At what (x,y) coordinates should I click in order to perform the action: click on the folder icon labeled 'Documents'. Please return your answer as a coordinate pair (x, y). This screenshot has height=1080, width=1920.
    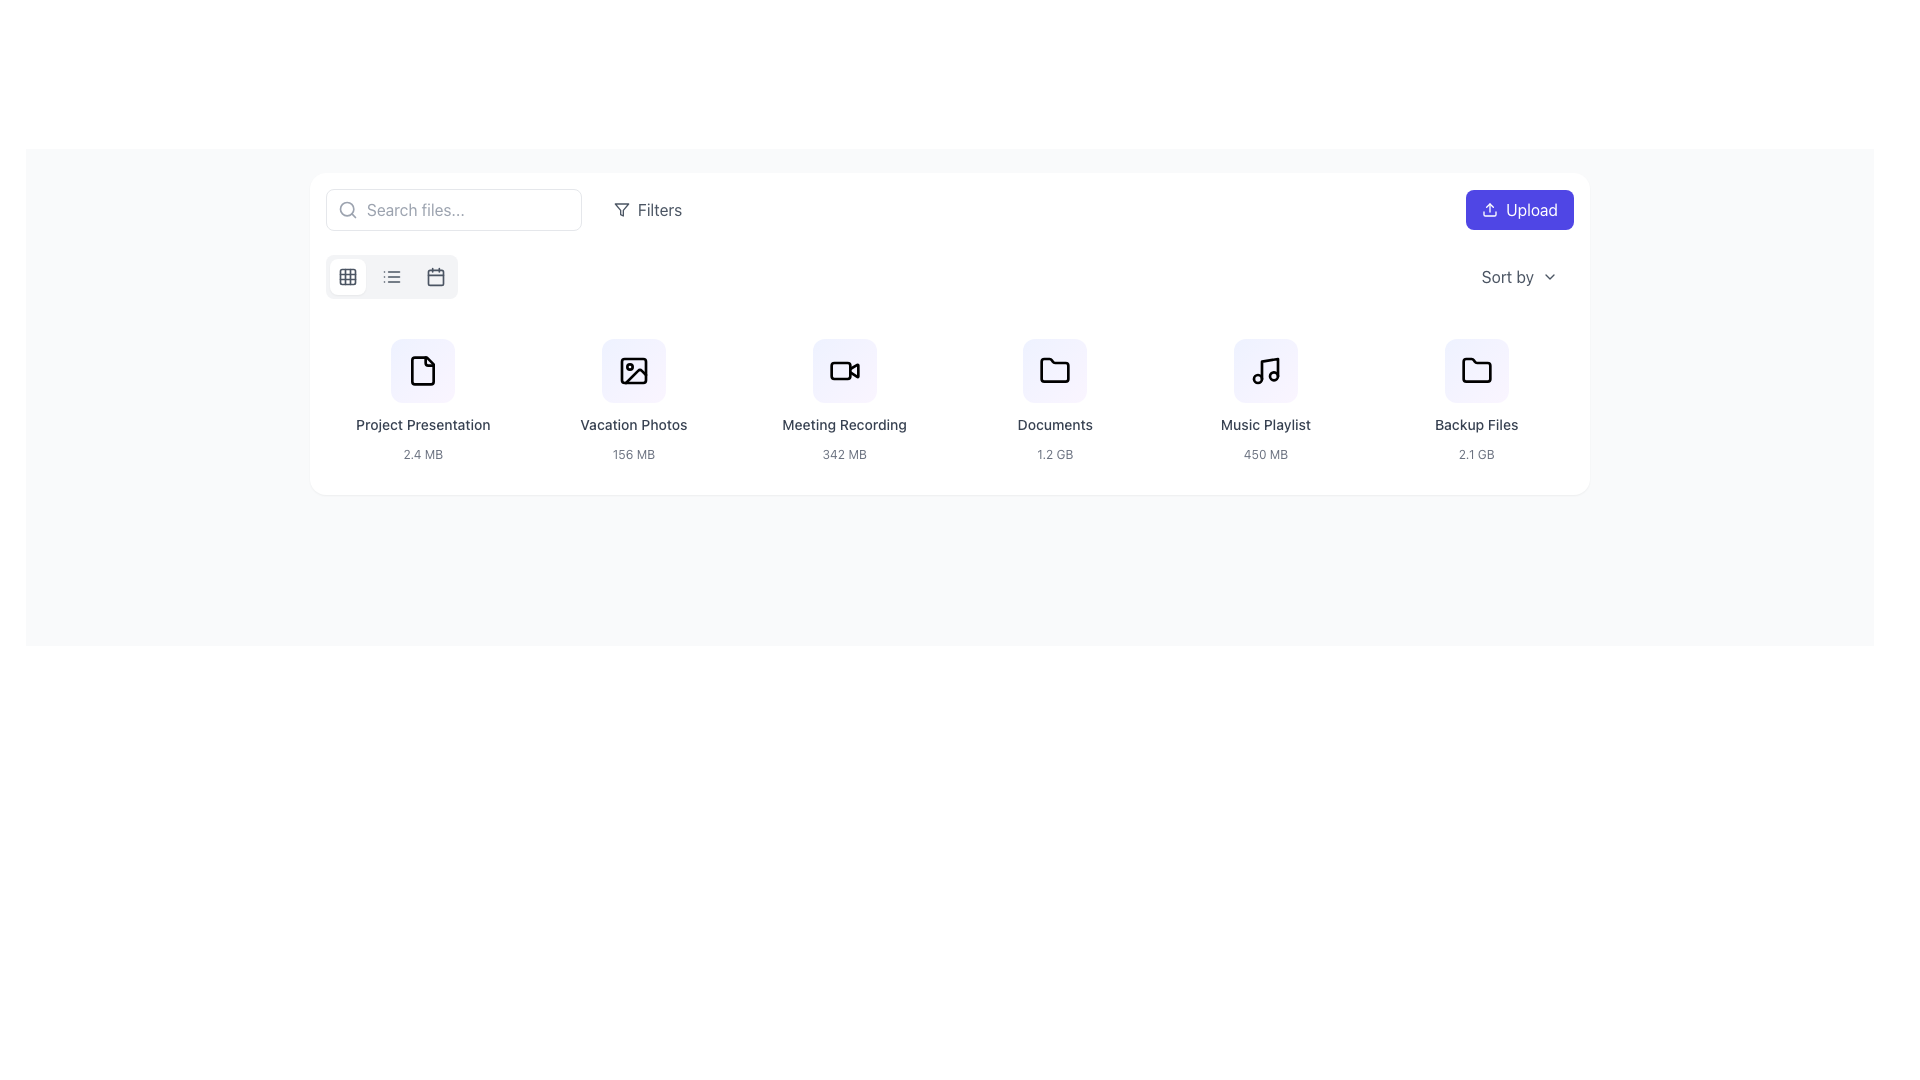
    Looking at the image, I should click on (1054, 370).